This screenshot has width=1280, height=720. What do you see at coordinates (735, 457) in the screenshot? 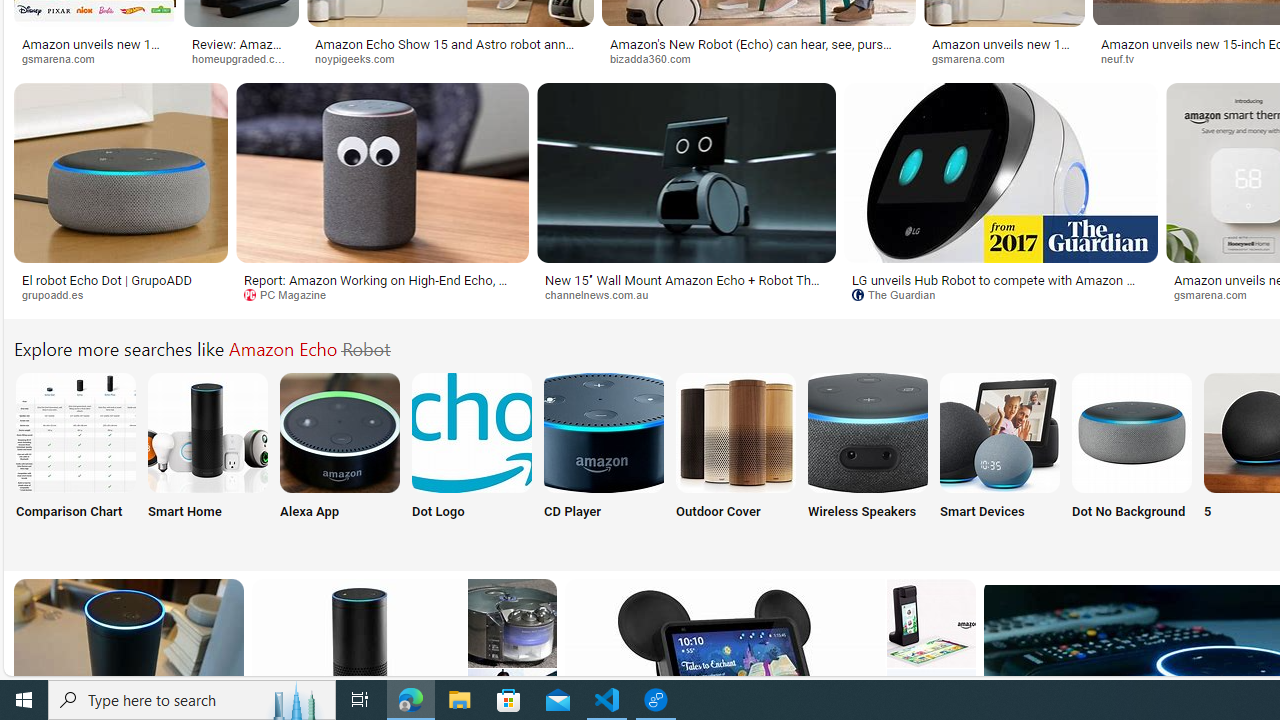
I see `'Outdoor Cover'` at bounding box center [735, 457].